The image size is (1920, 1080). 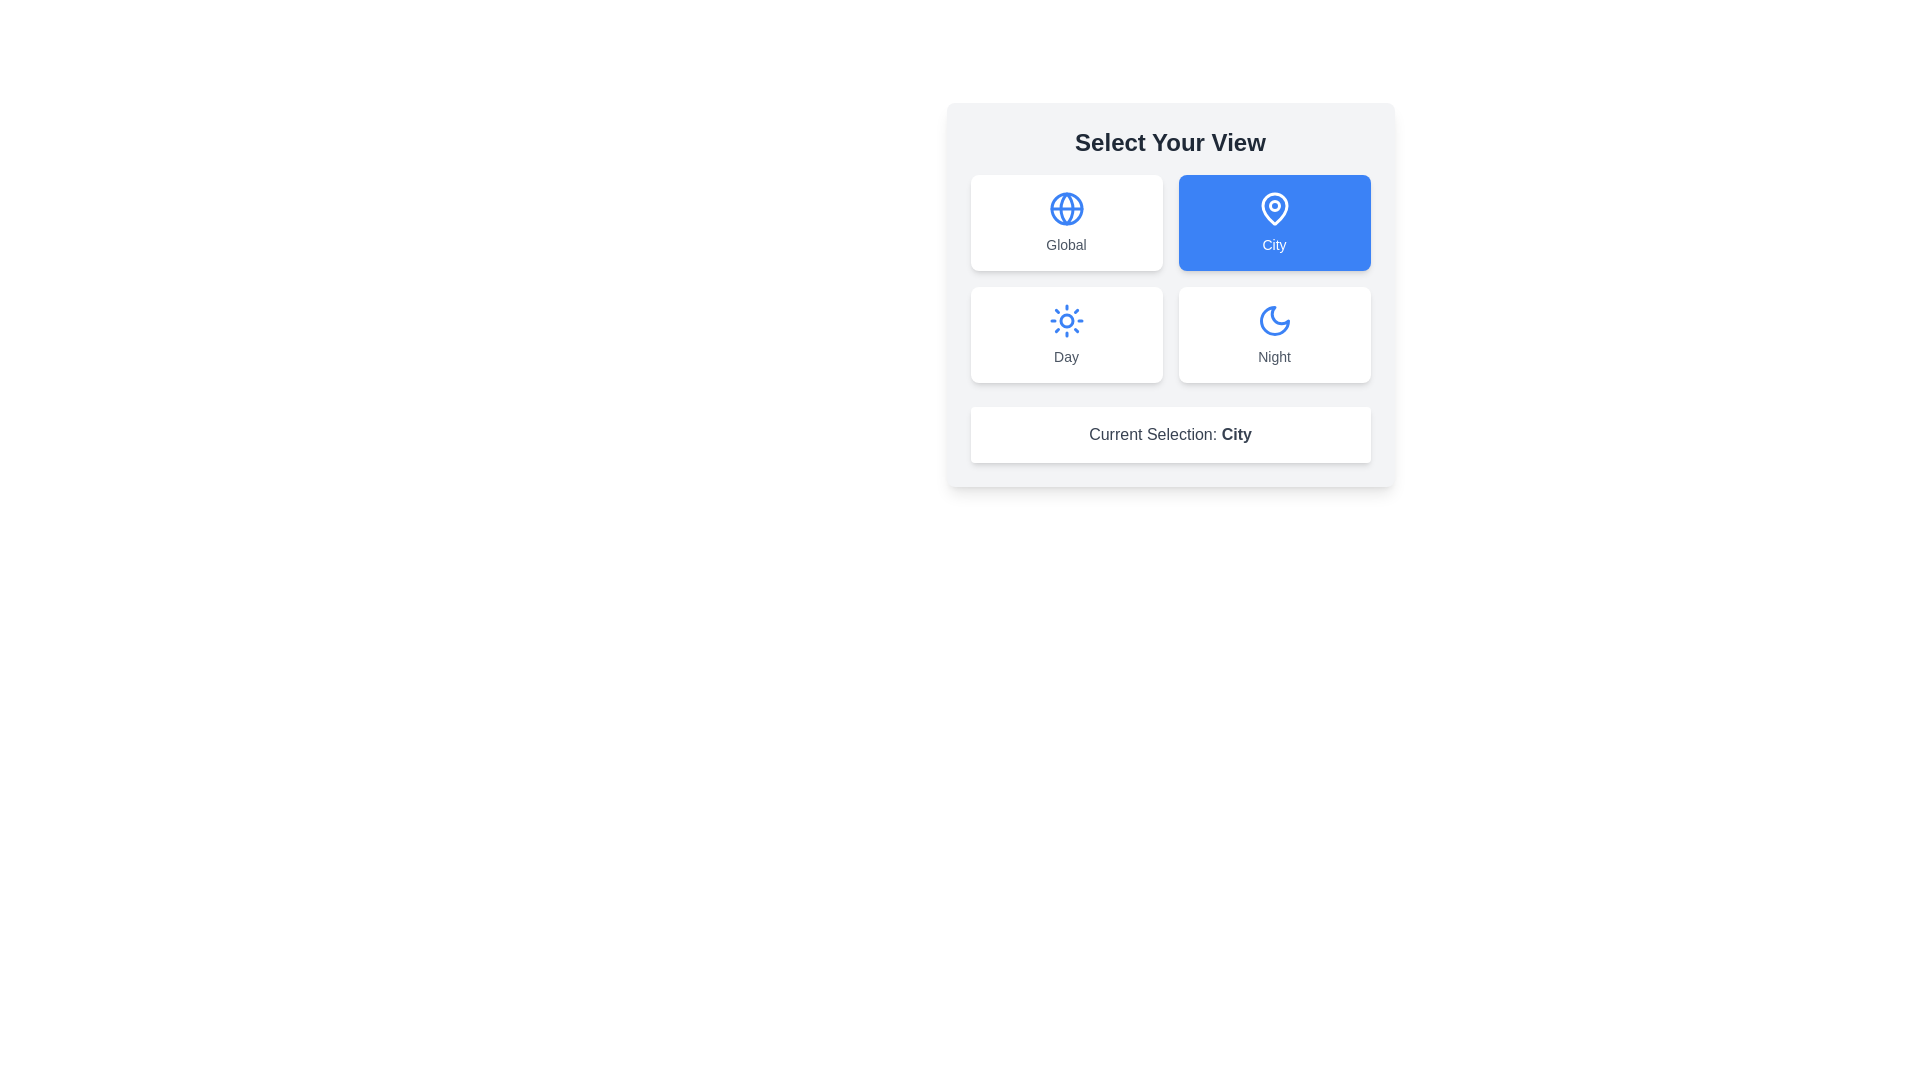 I want to click on the globe SVG graphic located in the top-left card of the 'Select Your View' section, which is to the left of the 'City' option, so click(x=1065, y=208).